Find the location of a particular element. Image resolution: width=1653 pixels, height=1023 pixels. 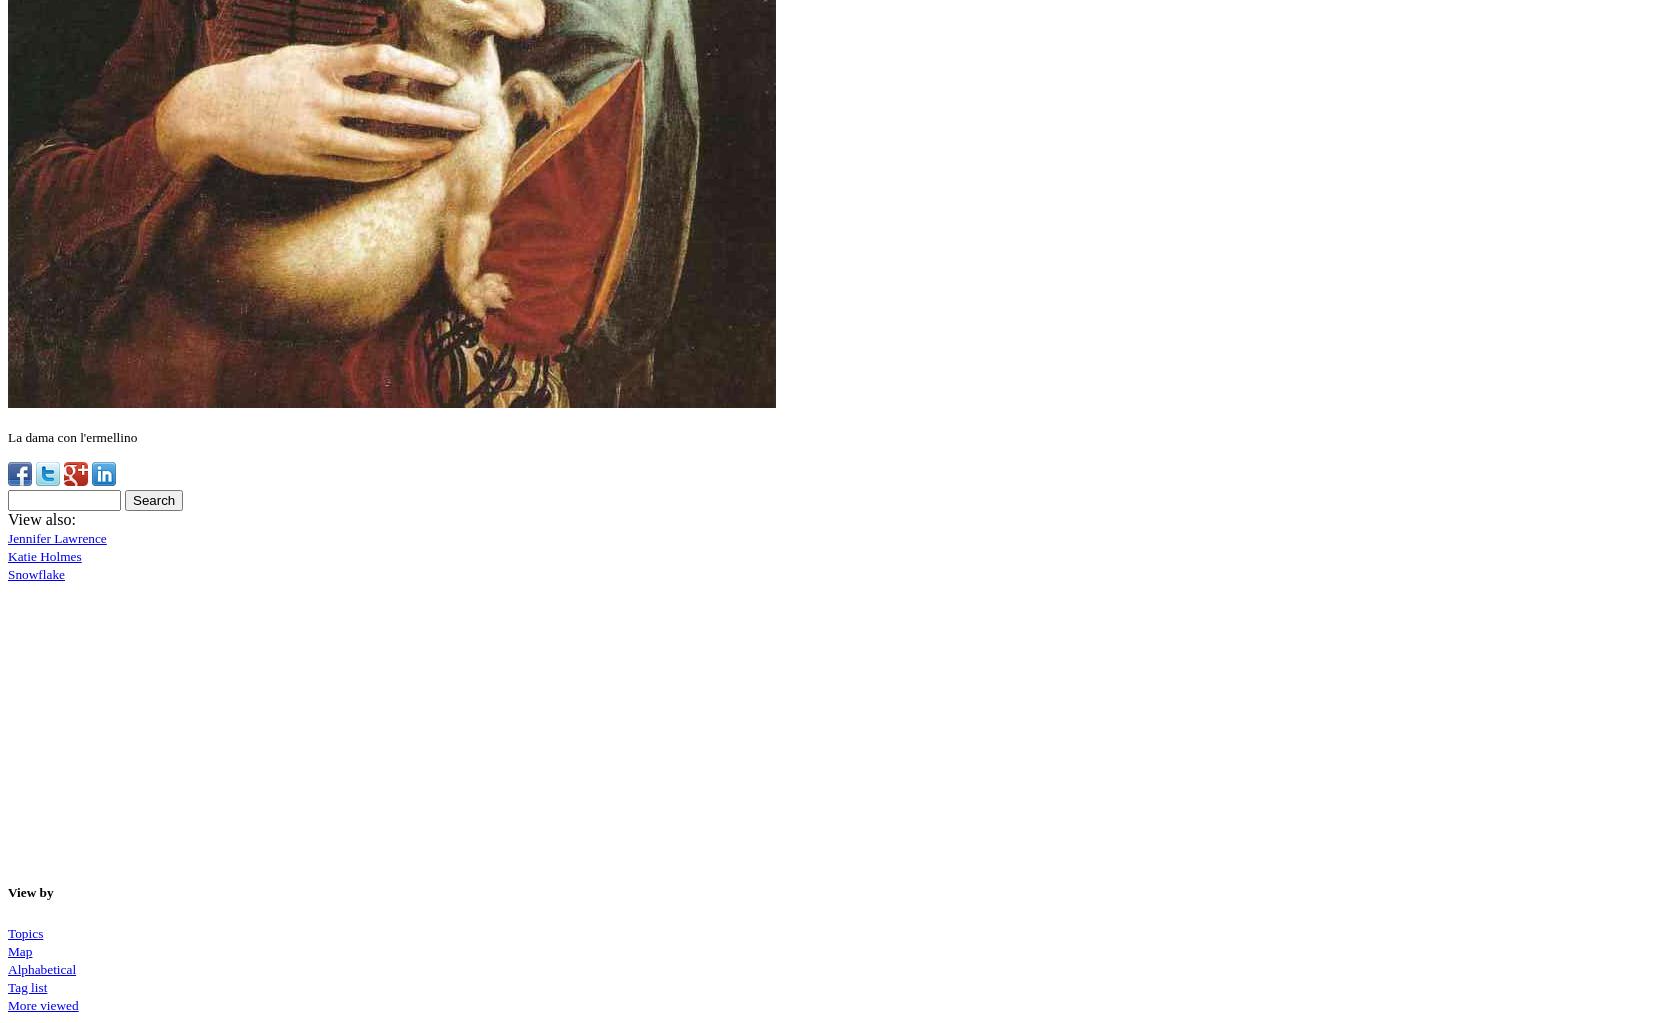

'Topics' is located at coordinates (6, 931).